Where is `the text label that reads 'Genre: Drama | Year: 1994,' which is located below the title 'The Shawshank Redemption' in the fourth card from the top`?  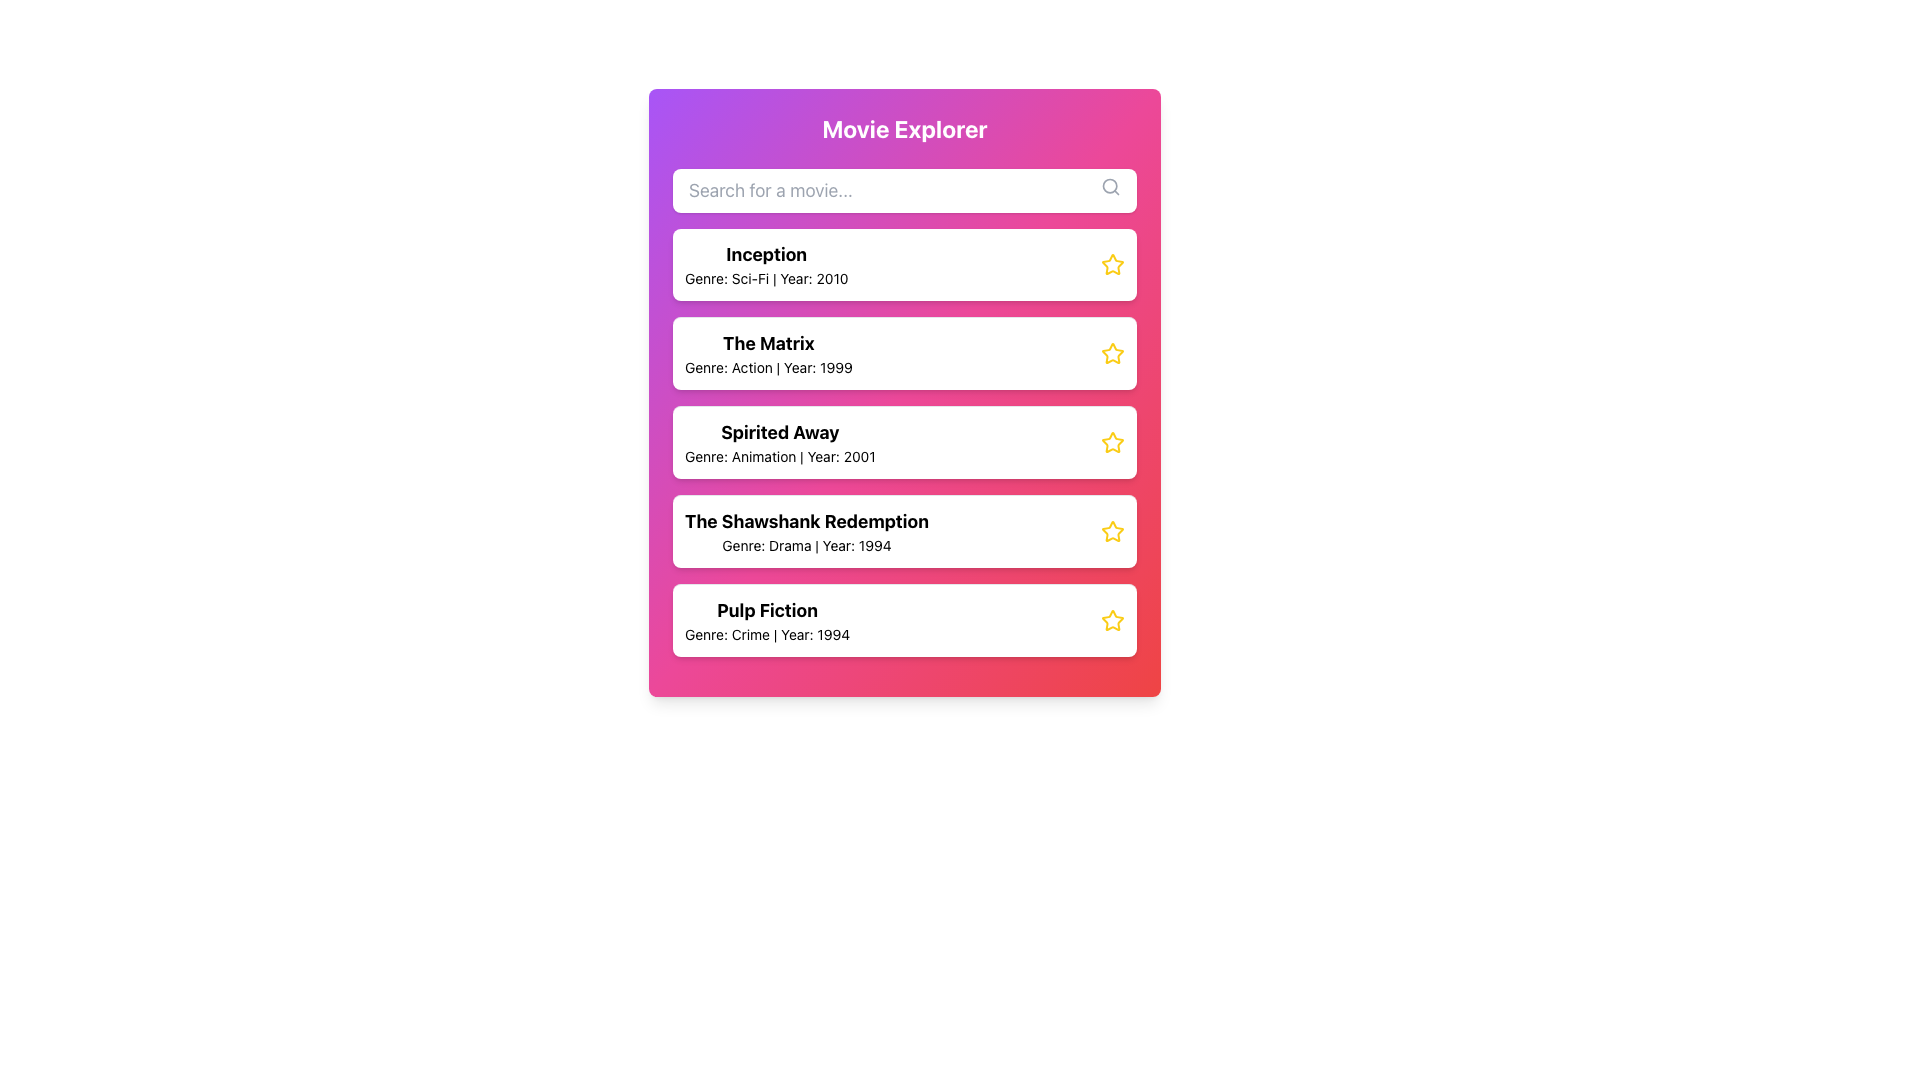
the text label that reads 'Genre: Drama | Year: 1994,' which is located below the title 'The Shawshank Redemption' in the fourth card from the top is located at coordinates (806, 546).